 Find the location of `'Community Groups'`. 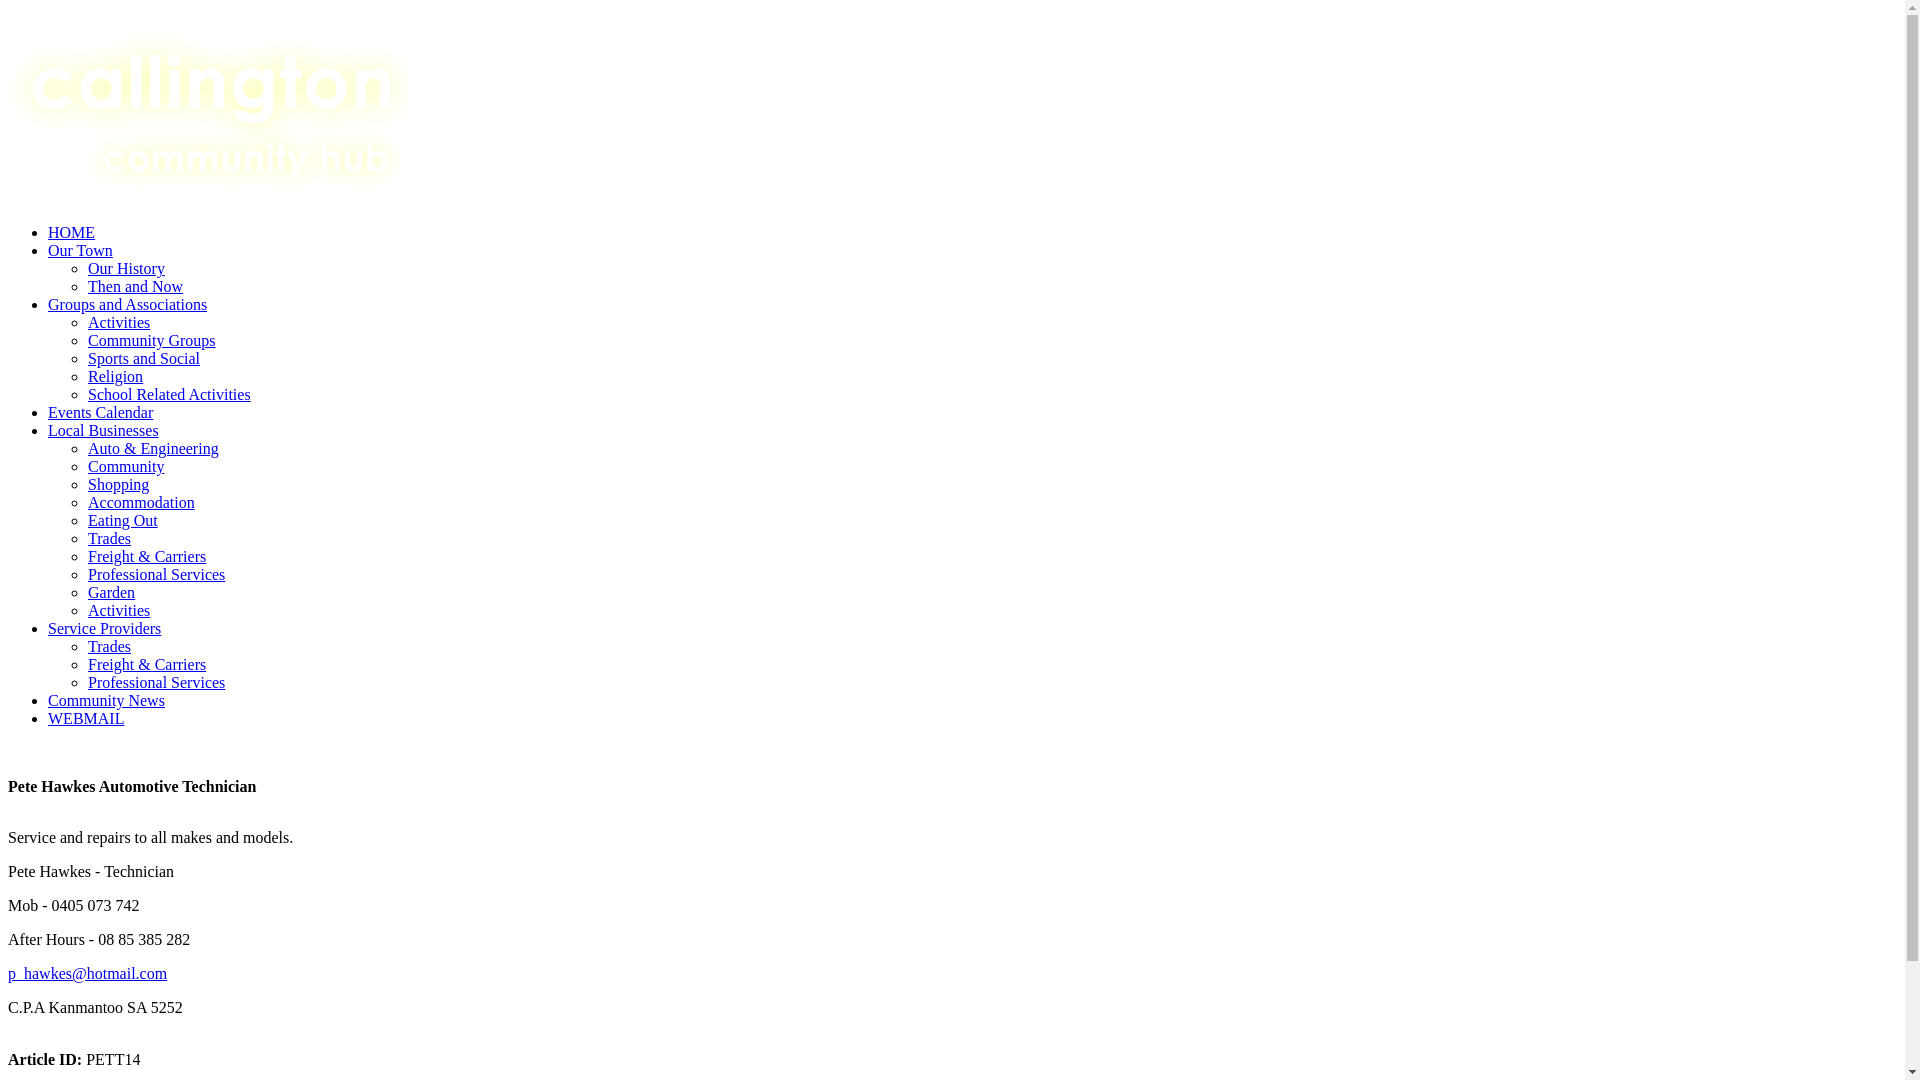

'Community Groups' is located at coordinates (86, 339).